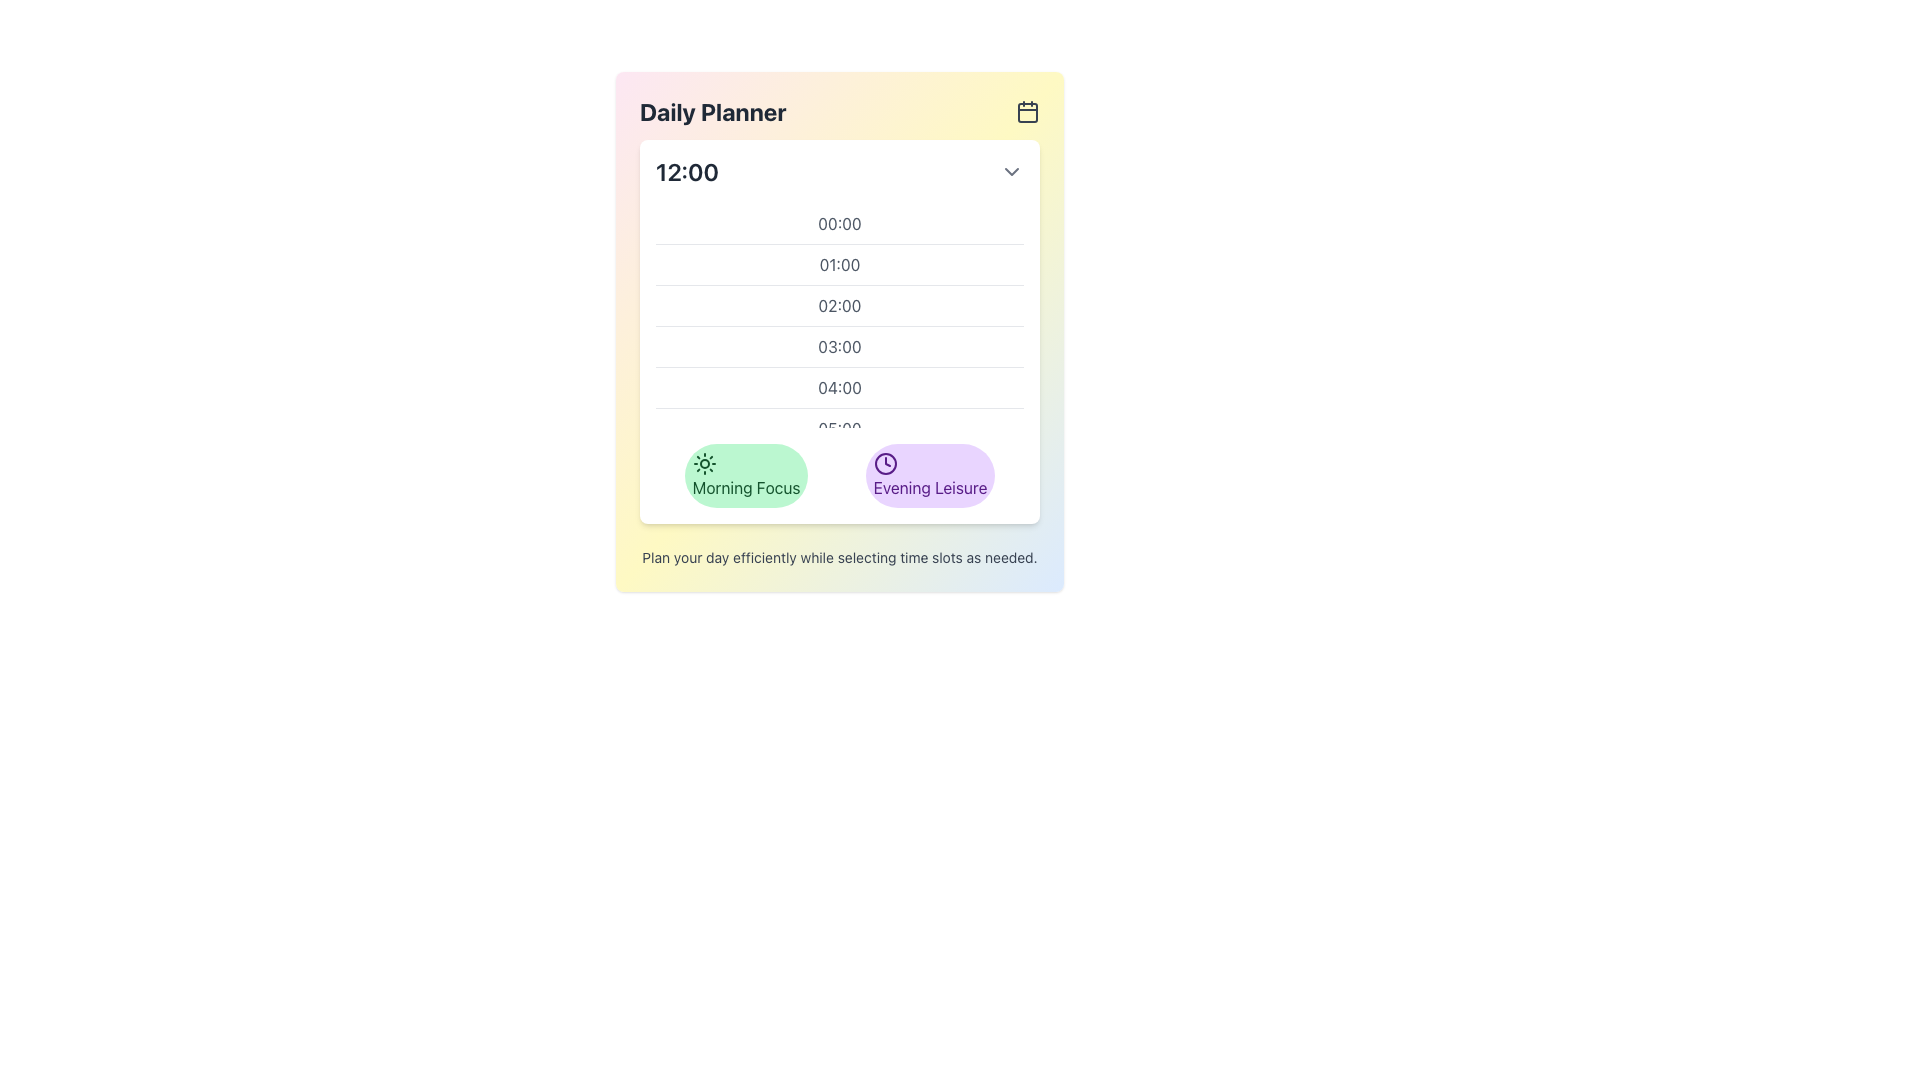  Describe the element at coordinates (840, 475) in the screenshot. I see `the Selector component in the Daily Planner interface` at that location.